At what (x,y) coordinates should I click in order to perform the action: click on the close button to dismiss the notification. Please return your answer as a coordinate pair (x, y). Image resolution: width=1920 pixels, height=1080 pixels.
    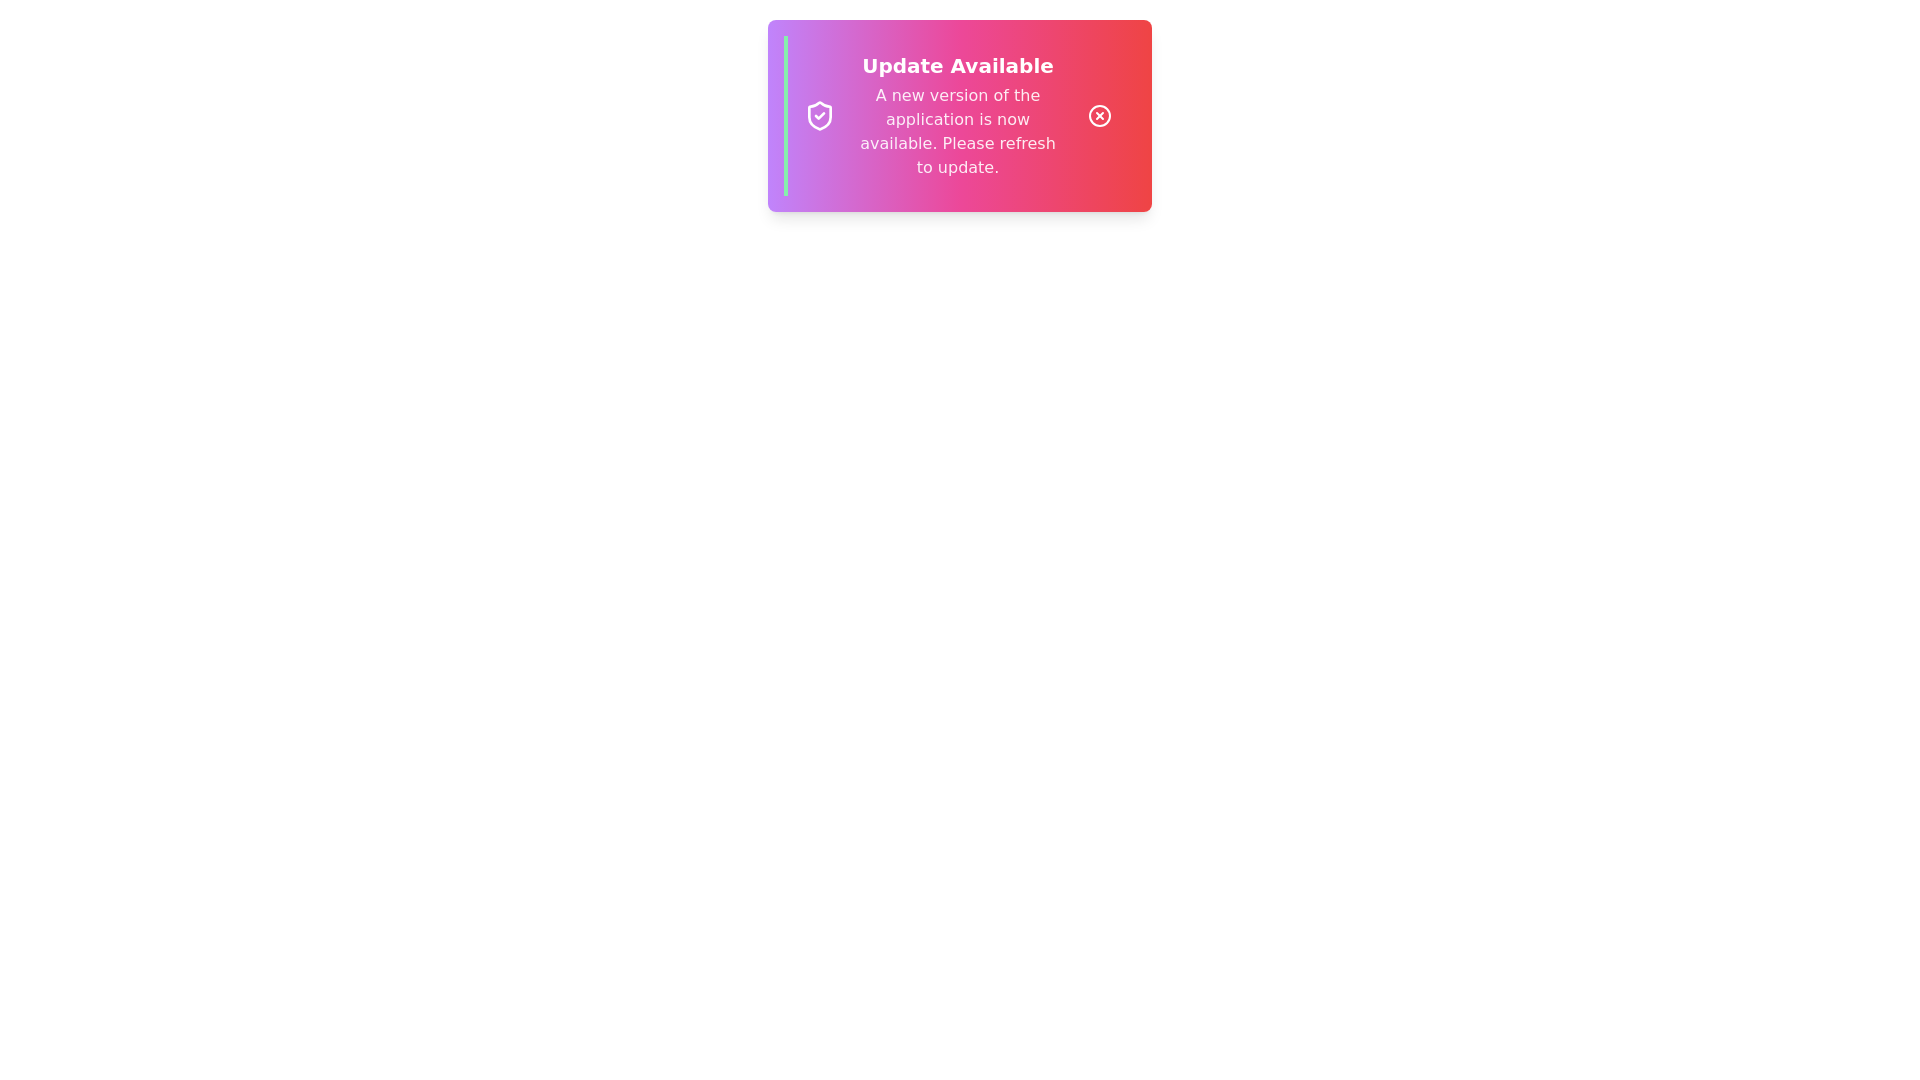
    Looking at the image, I should click on (1098, 115).